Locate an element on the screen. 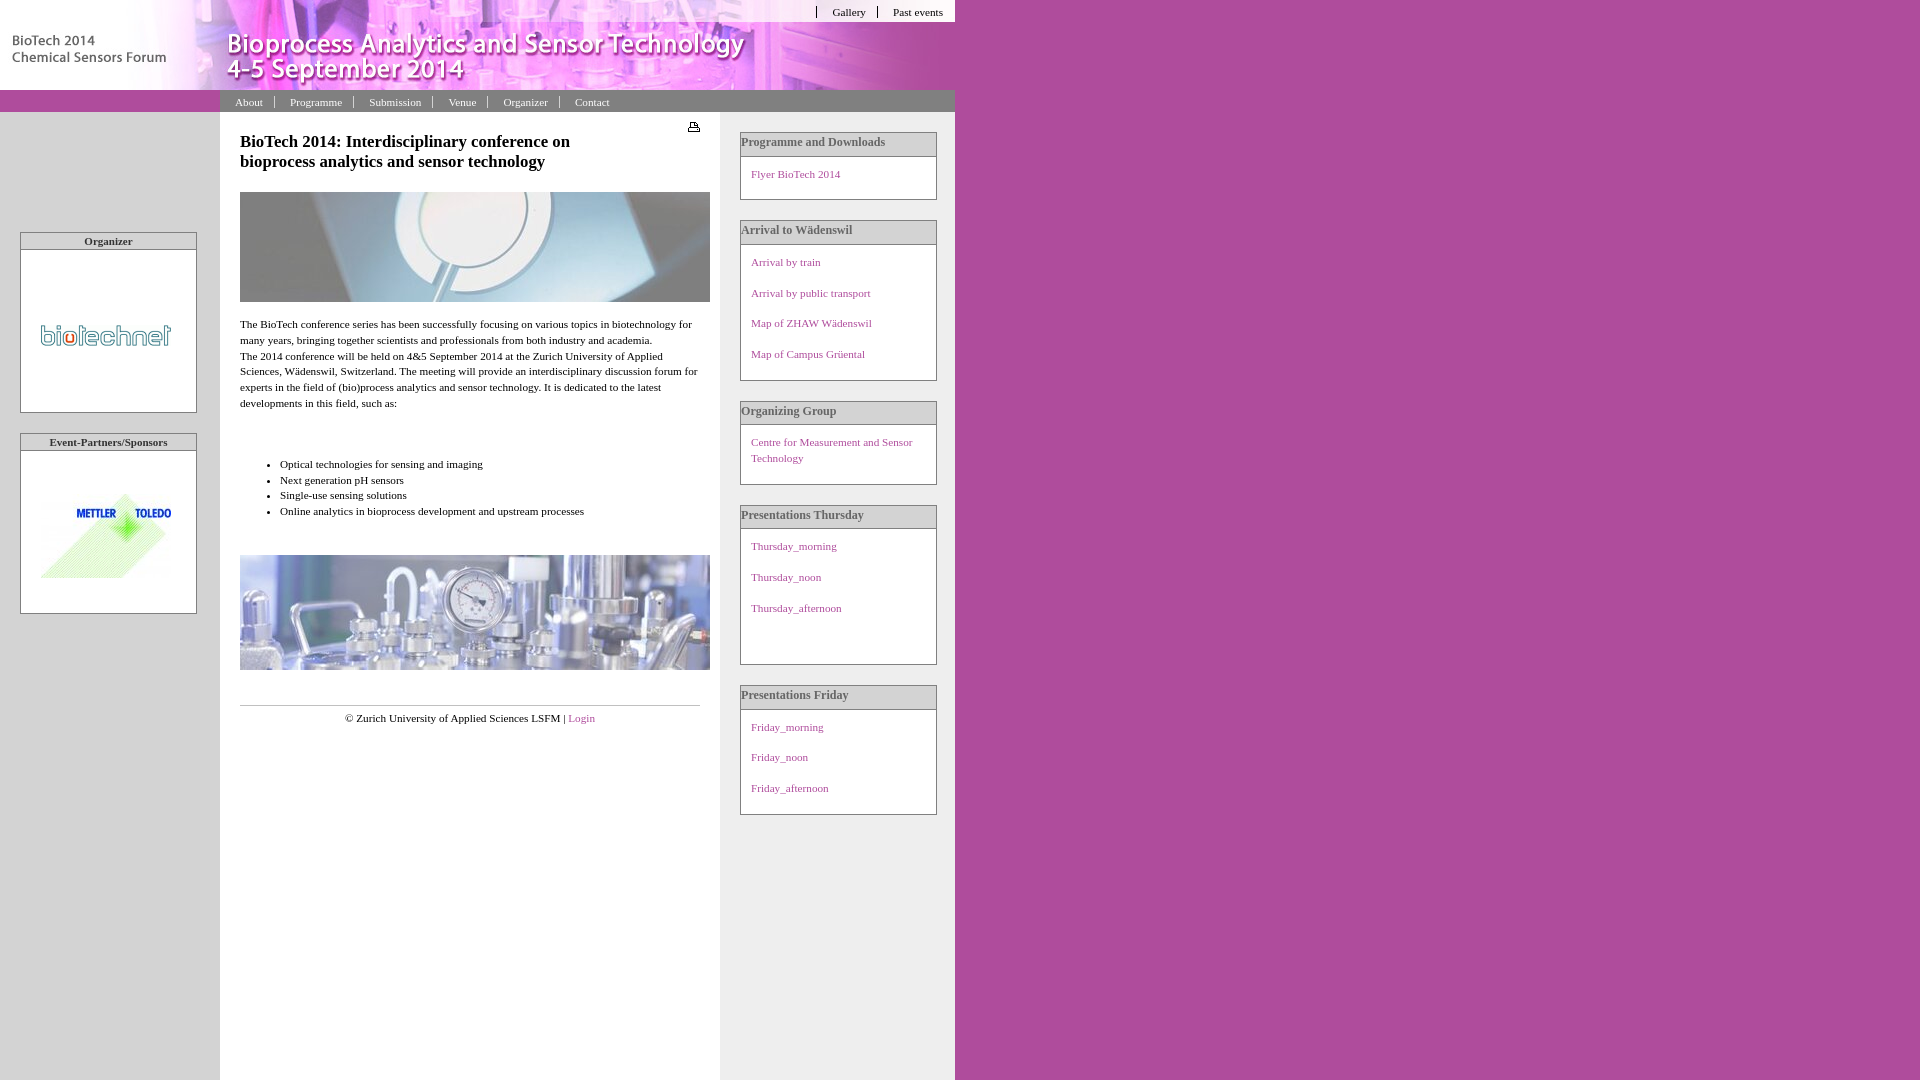 The width and height of the screenshot is (1920, 1080). 'Login' is located at coordinates (580, 716).